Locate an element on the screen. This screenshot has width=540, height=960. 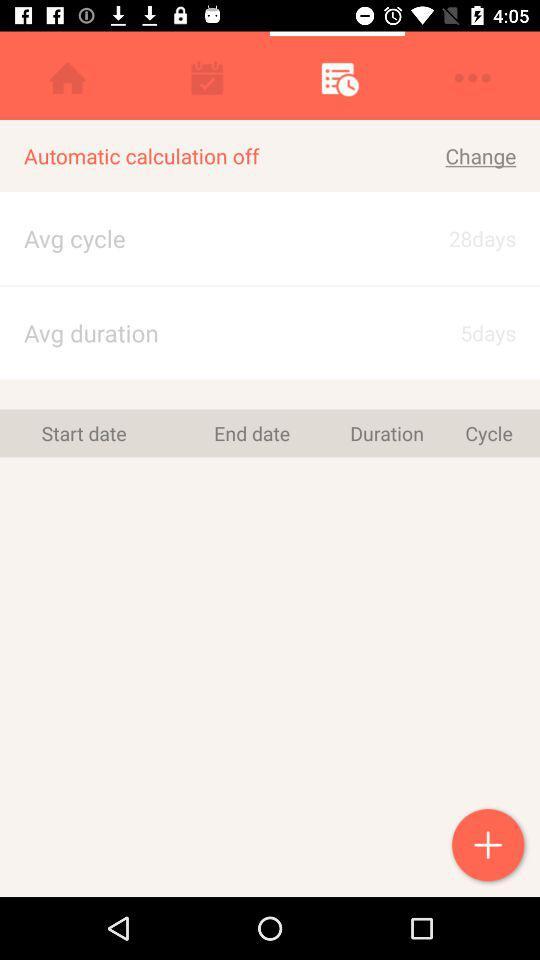
avg duration is located at coordinates (189, 333).